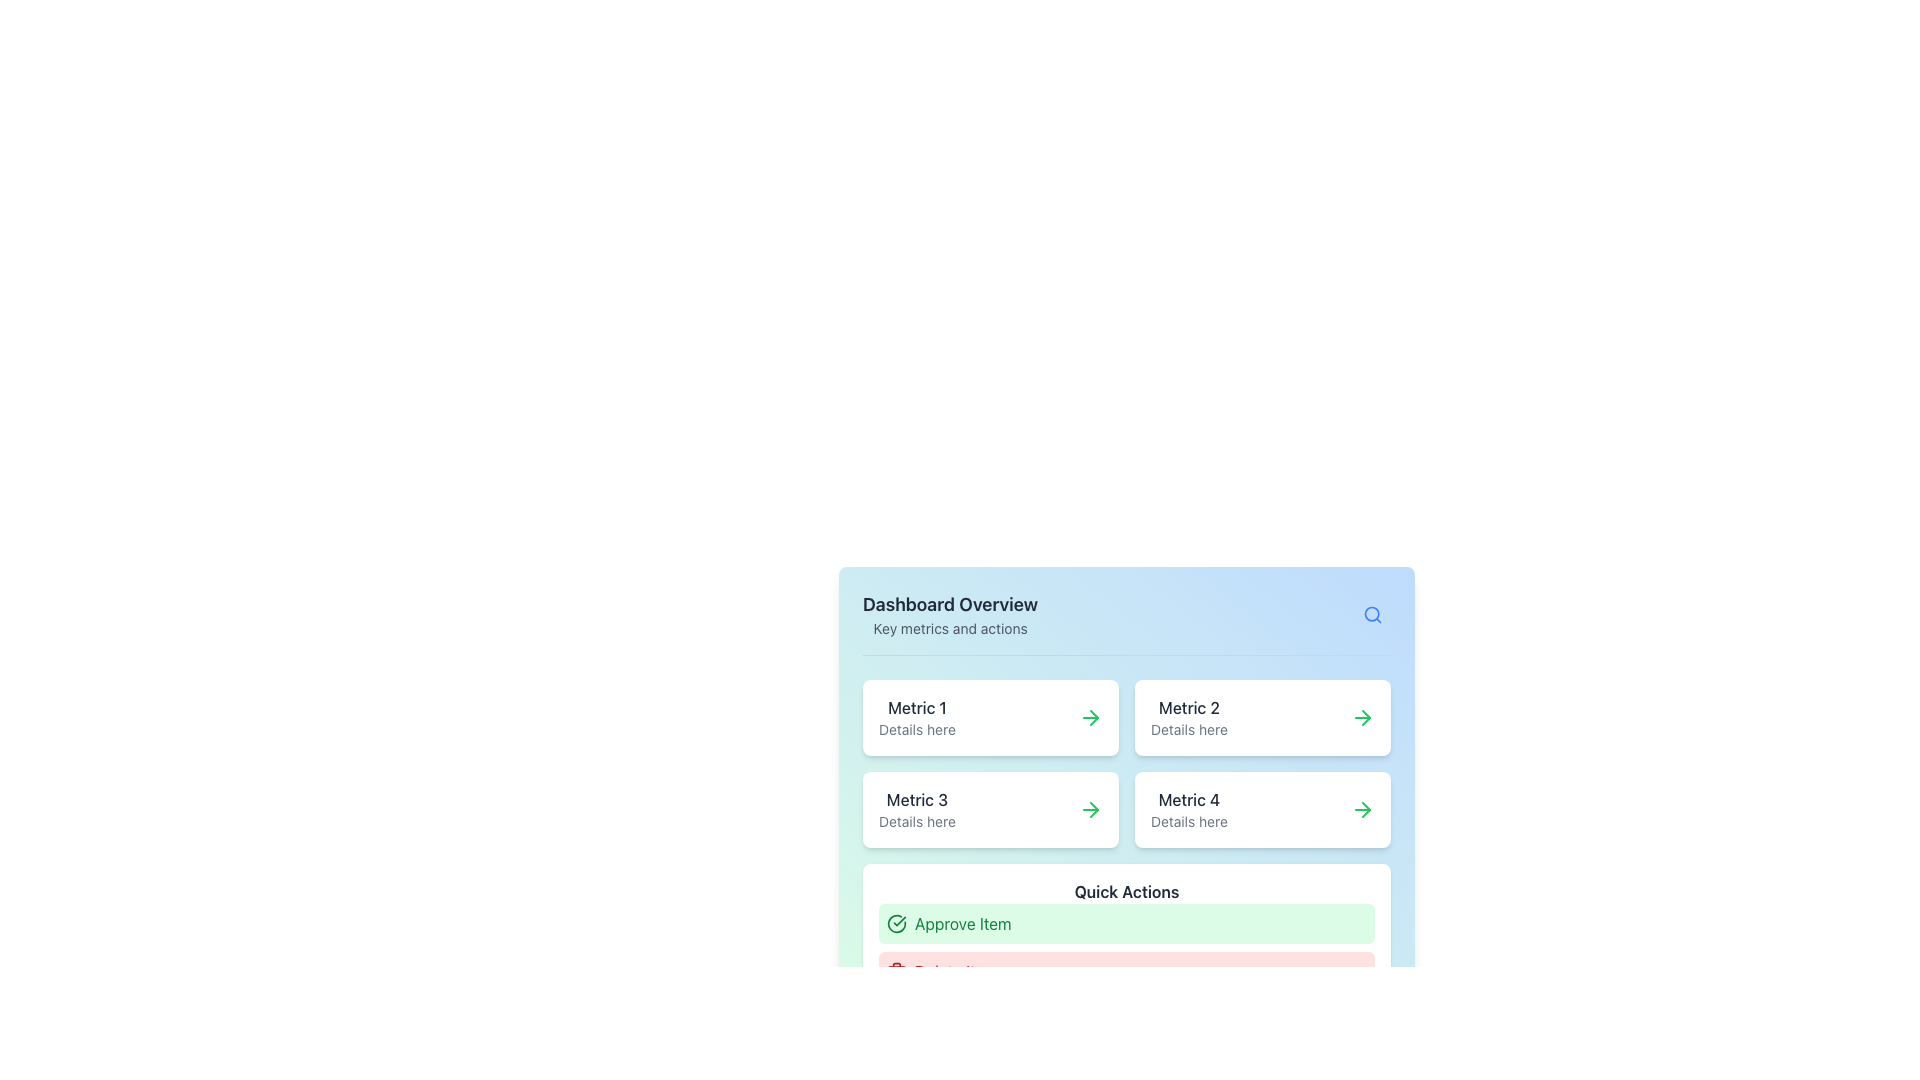  What do you see at coordinates (1371, 613) in the screenshot?
I see `the icon button located near the top right corner of the blue header section` at bounding box center [1371, 613].